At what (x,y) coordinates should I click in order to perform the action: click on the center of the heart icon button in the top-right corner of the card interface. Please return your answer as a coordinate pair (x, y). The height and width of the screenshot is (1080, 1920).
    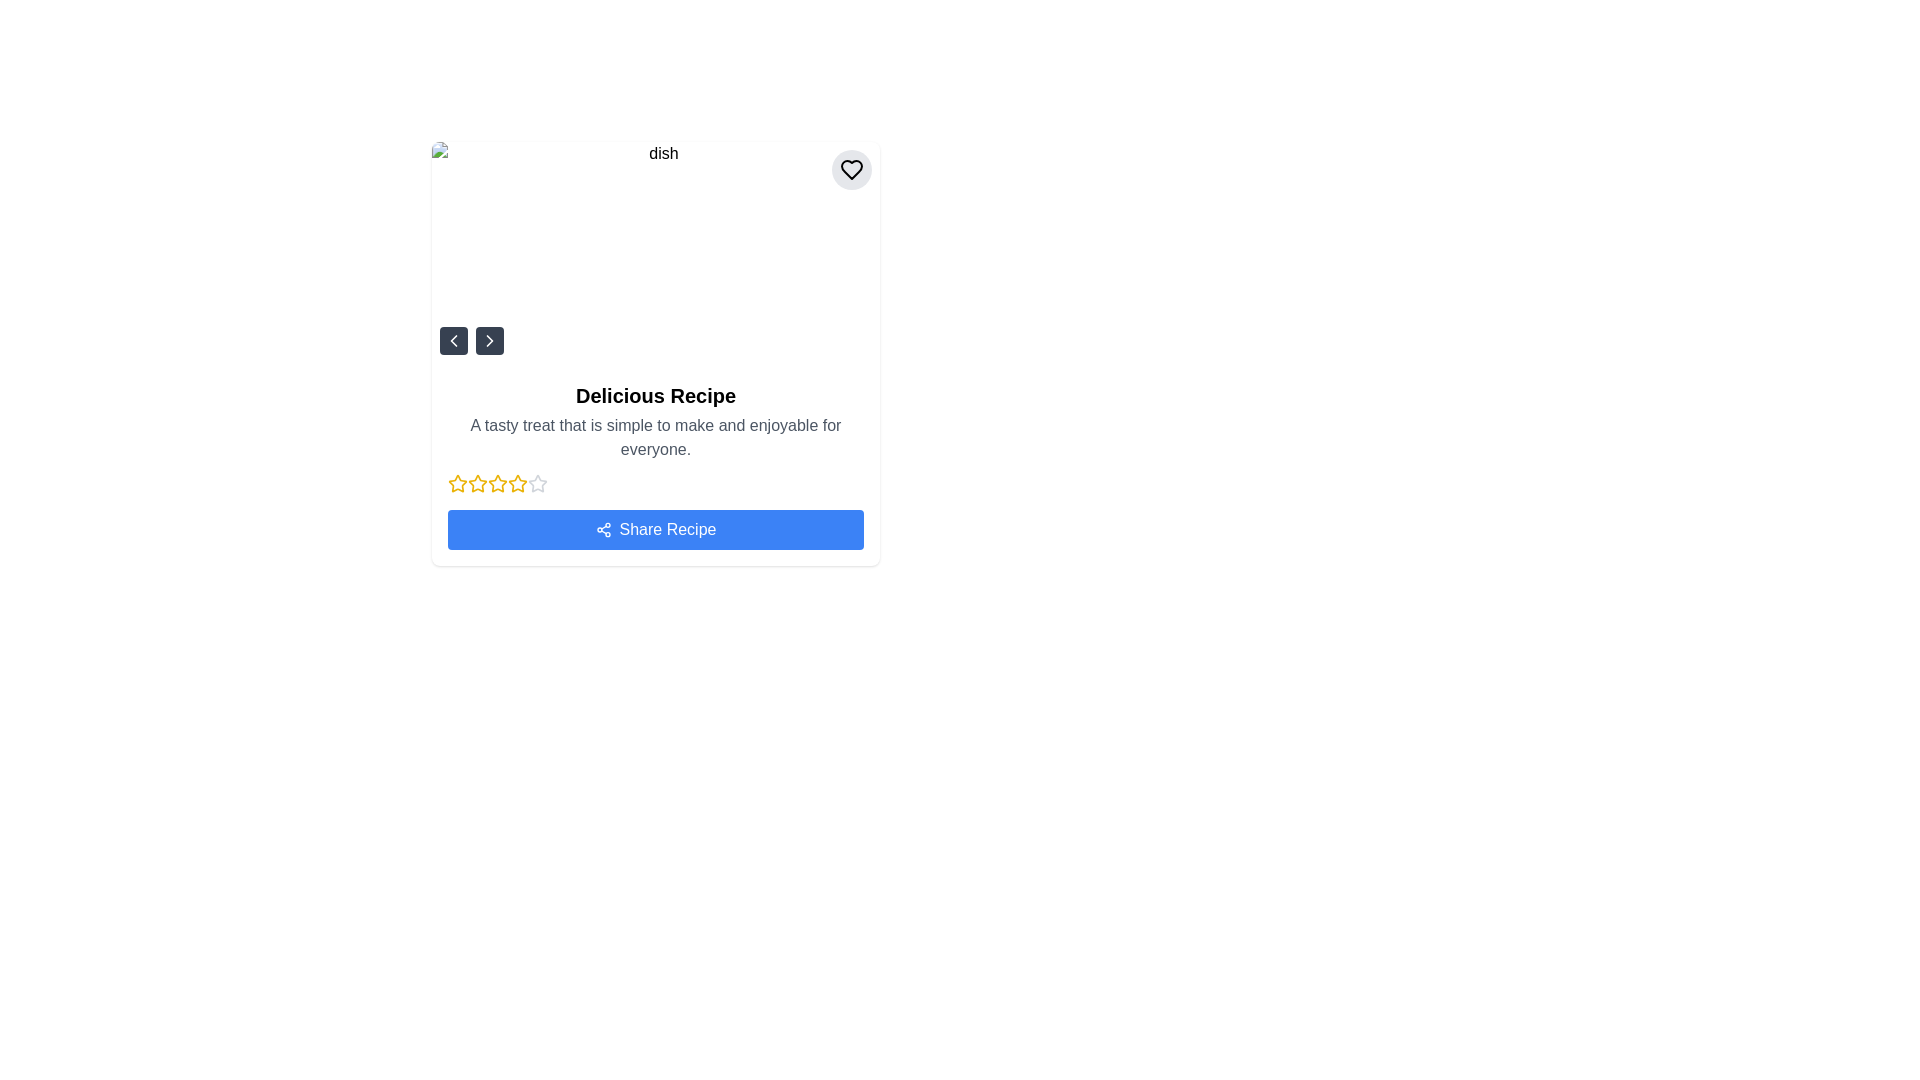
    Looking at the image, I should click on (851, 168).